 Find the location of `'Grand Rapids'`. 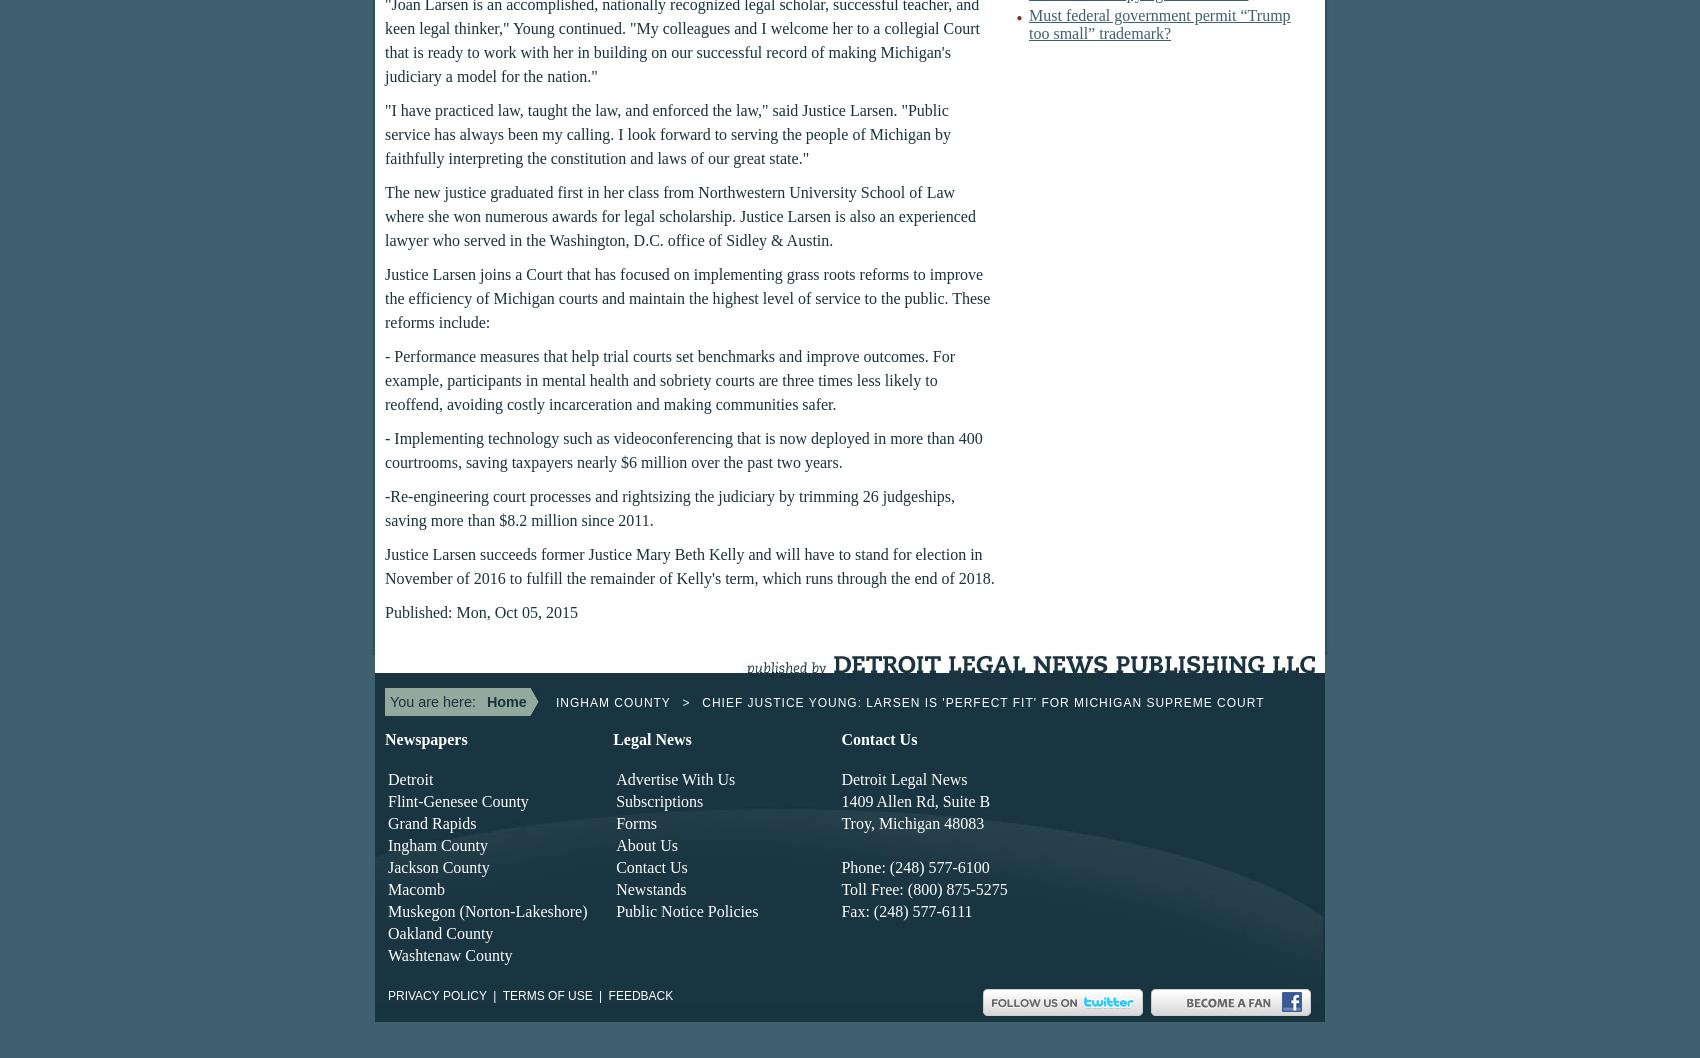

'Grand Rapids' is located at coordinates (431, 822).